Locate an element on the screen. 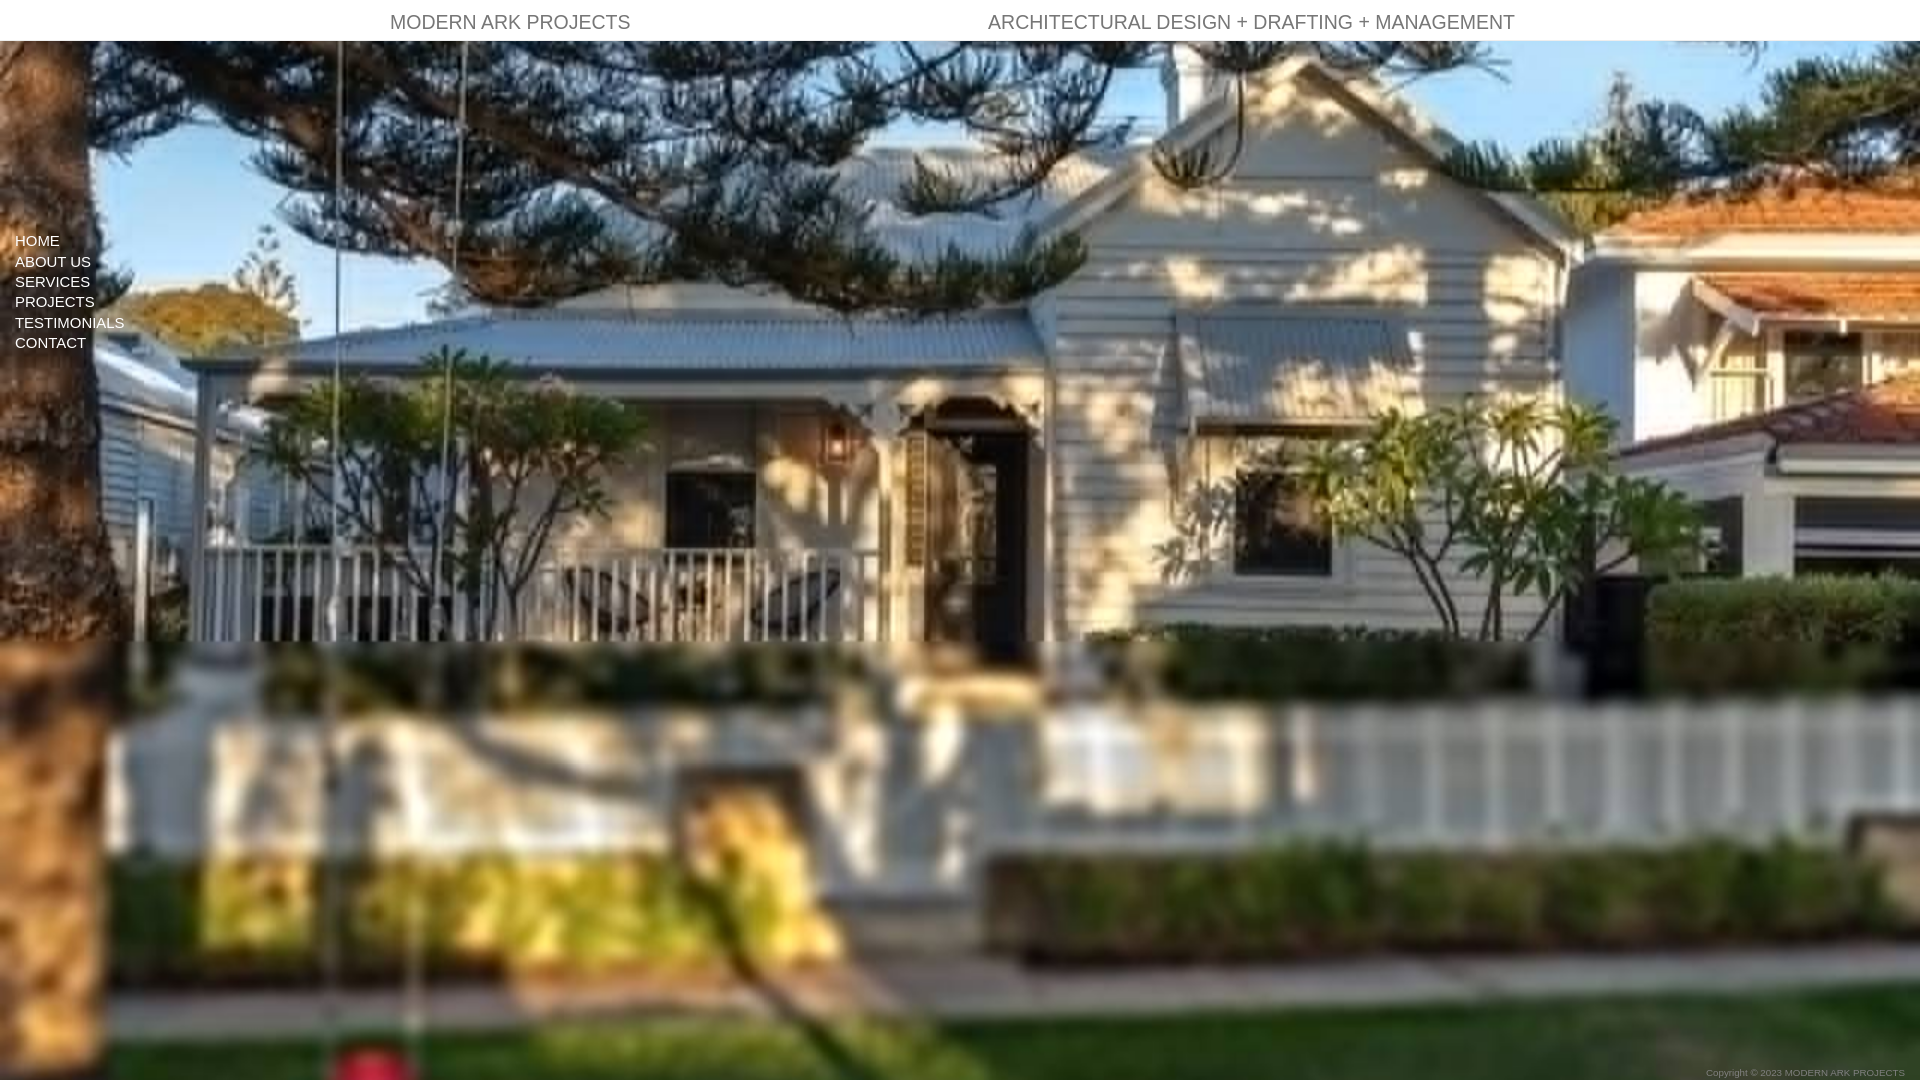 This screenshot has height=1080, width=1920. 'ABOUT US' is located at coordinates (104, 260).